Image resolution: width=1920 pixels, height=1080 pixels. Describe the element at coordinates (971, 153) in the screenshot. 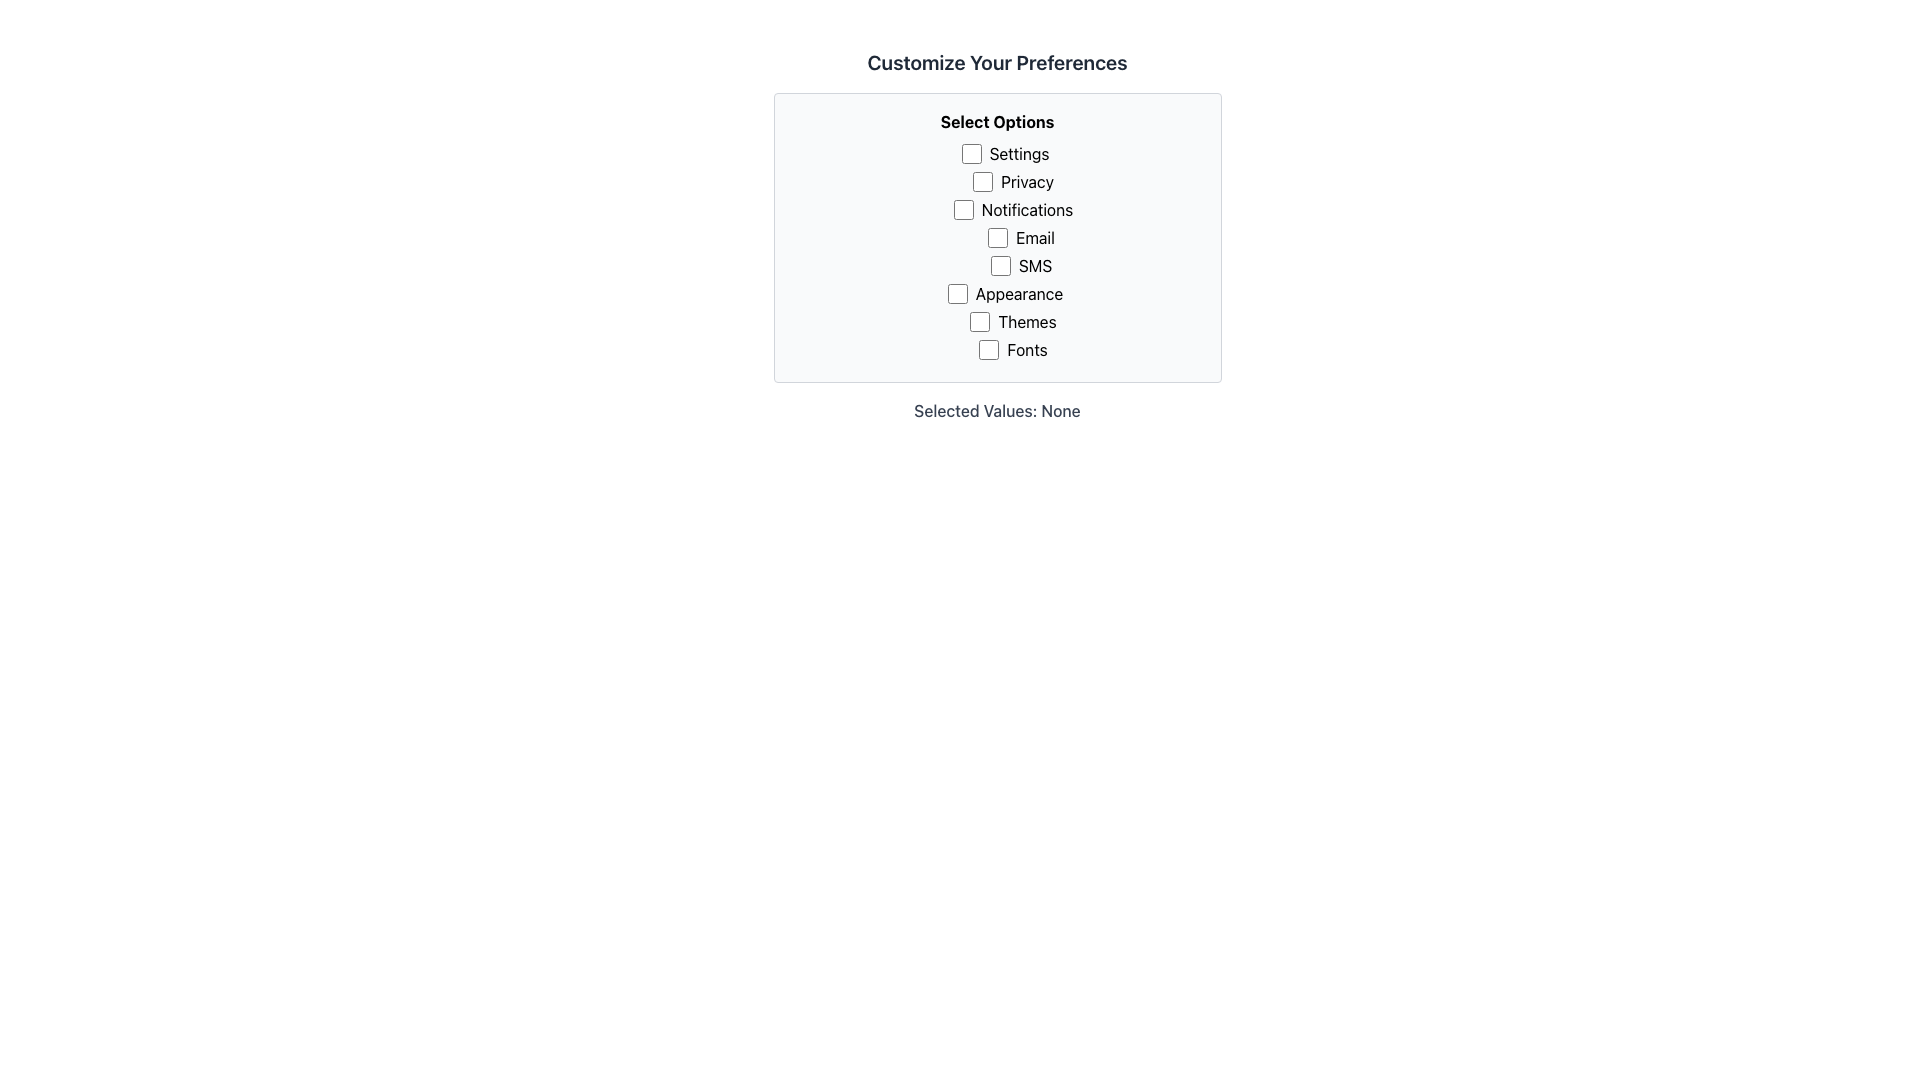

I see `the checkbox with a blue border next to the label 'Settings' in the 'Select Options' section` at that location.